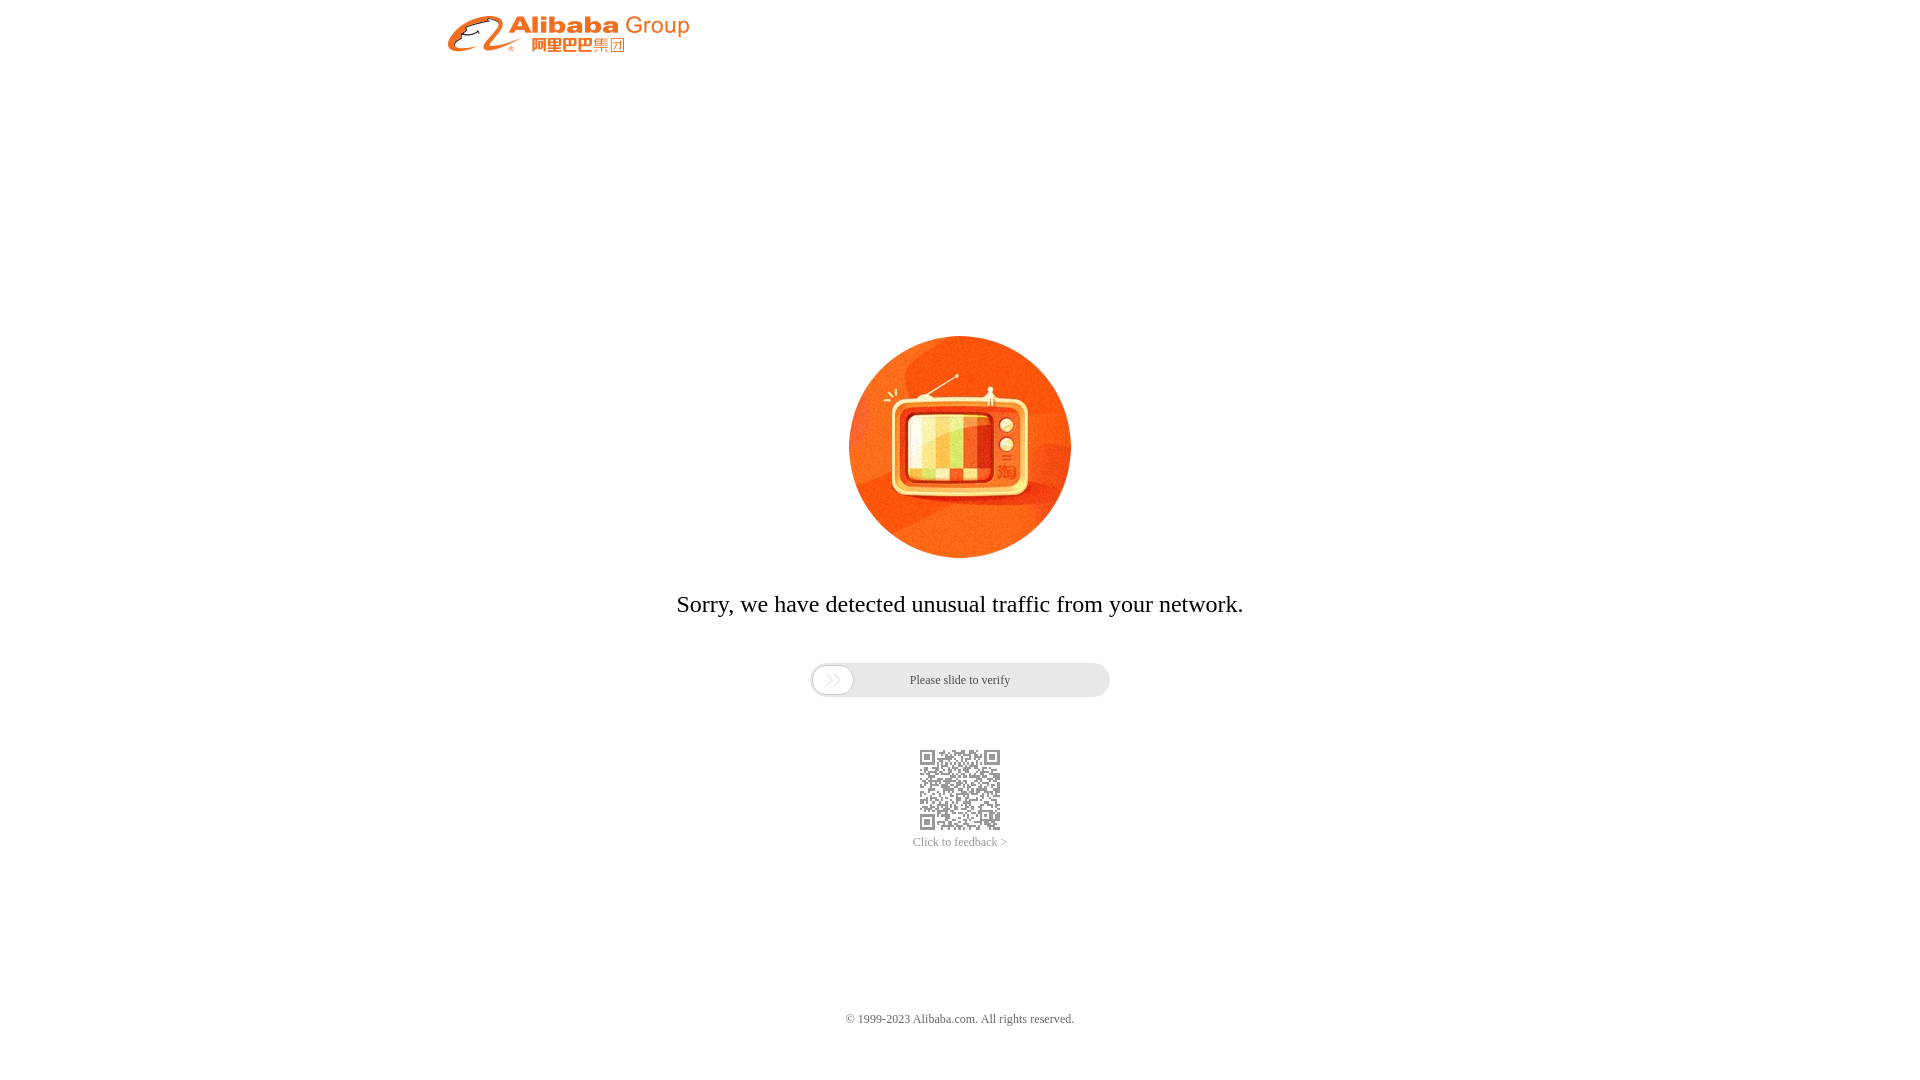 This screenshot has height=1080, width=1920. What do you see at coordinates (911, 842) in the screenshot?
I see `'Click to feedback >'` at bounding box center [911, 842].